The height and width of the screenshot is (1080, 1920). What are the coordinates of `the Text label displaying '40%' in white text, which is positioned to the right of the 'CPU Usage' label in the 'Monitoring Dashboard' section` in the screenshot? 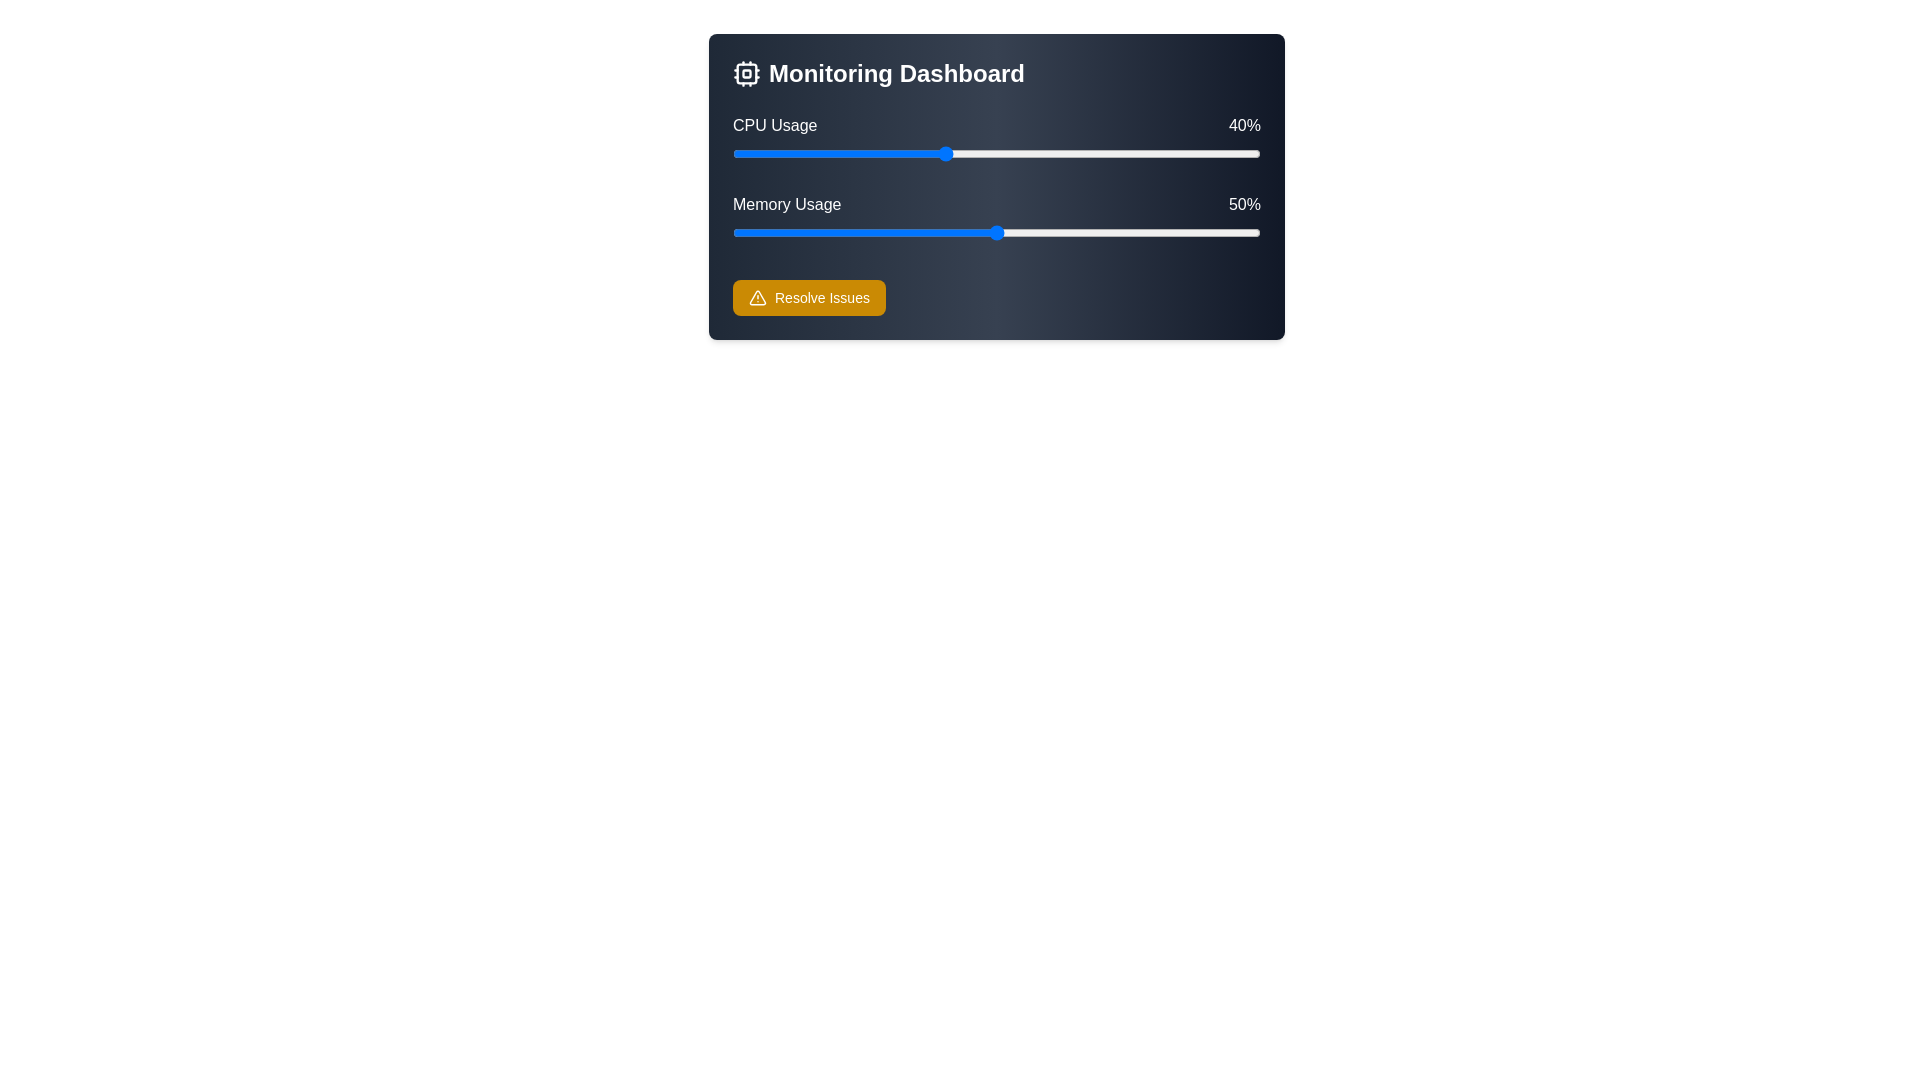 It's located at (1243, 126).